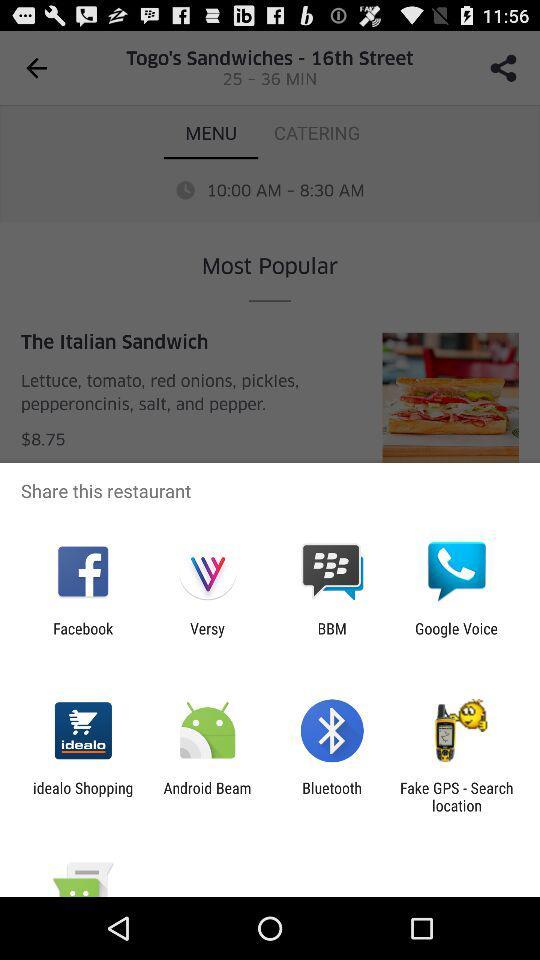 This screenshot has width=540, height=960. What do you see at coordinates (332, 796) in the screenshot?
I see `app next to the fake gps search icon` at bounding box center [332, 796].